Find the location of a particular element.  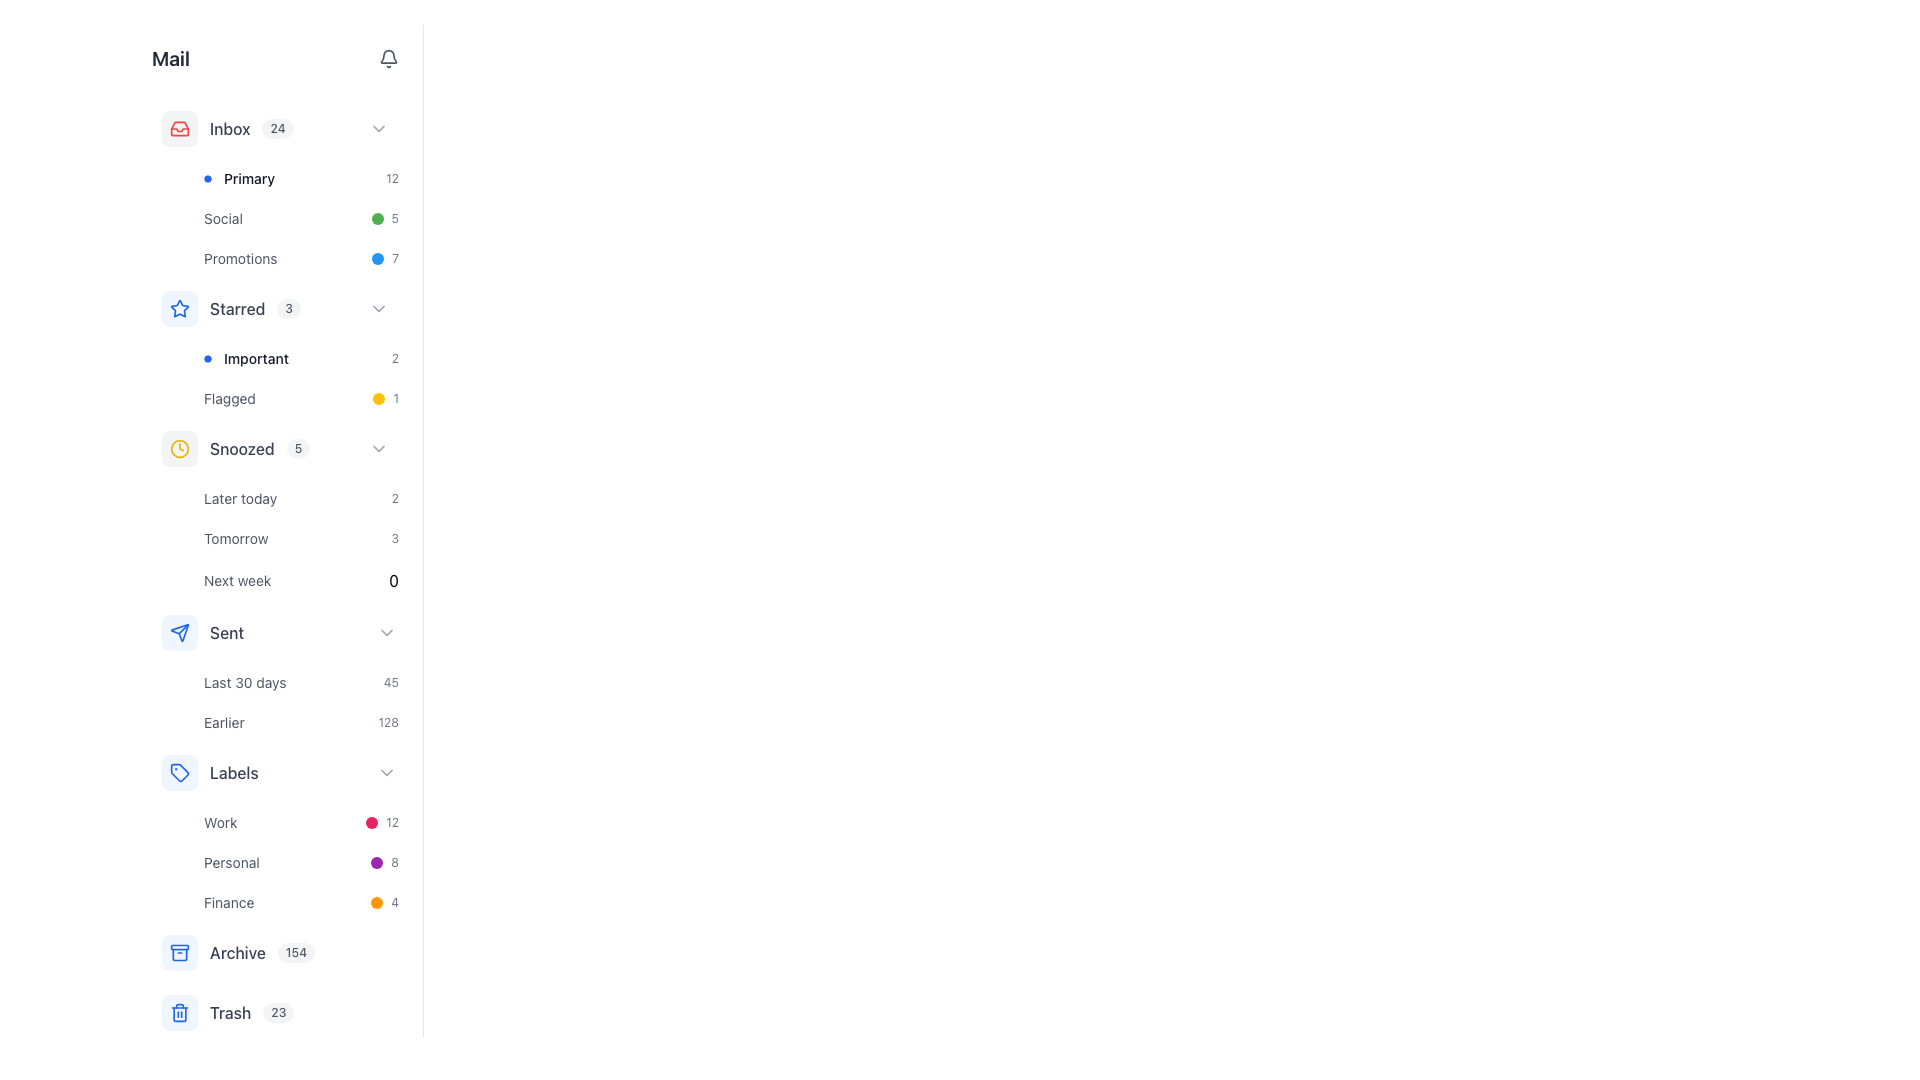

the 'Social' text label, which is styled in light gray and is part of the horizontal group under the 'Primary' label in the 'Inbox' section is located at coordinates (223, 219).